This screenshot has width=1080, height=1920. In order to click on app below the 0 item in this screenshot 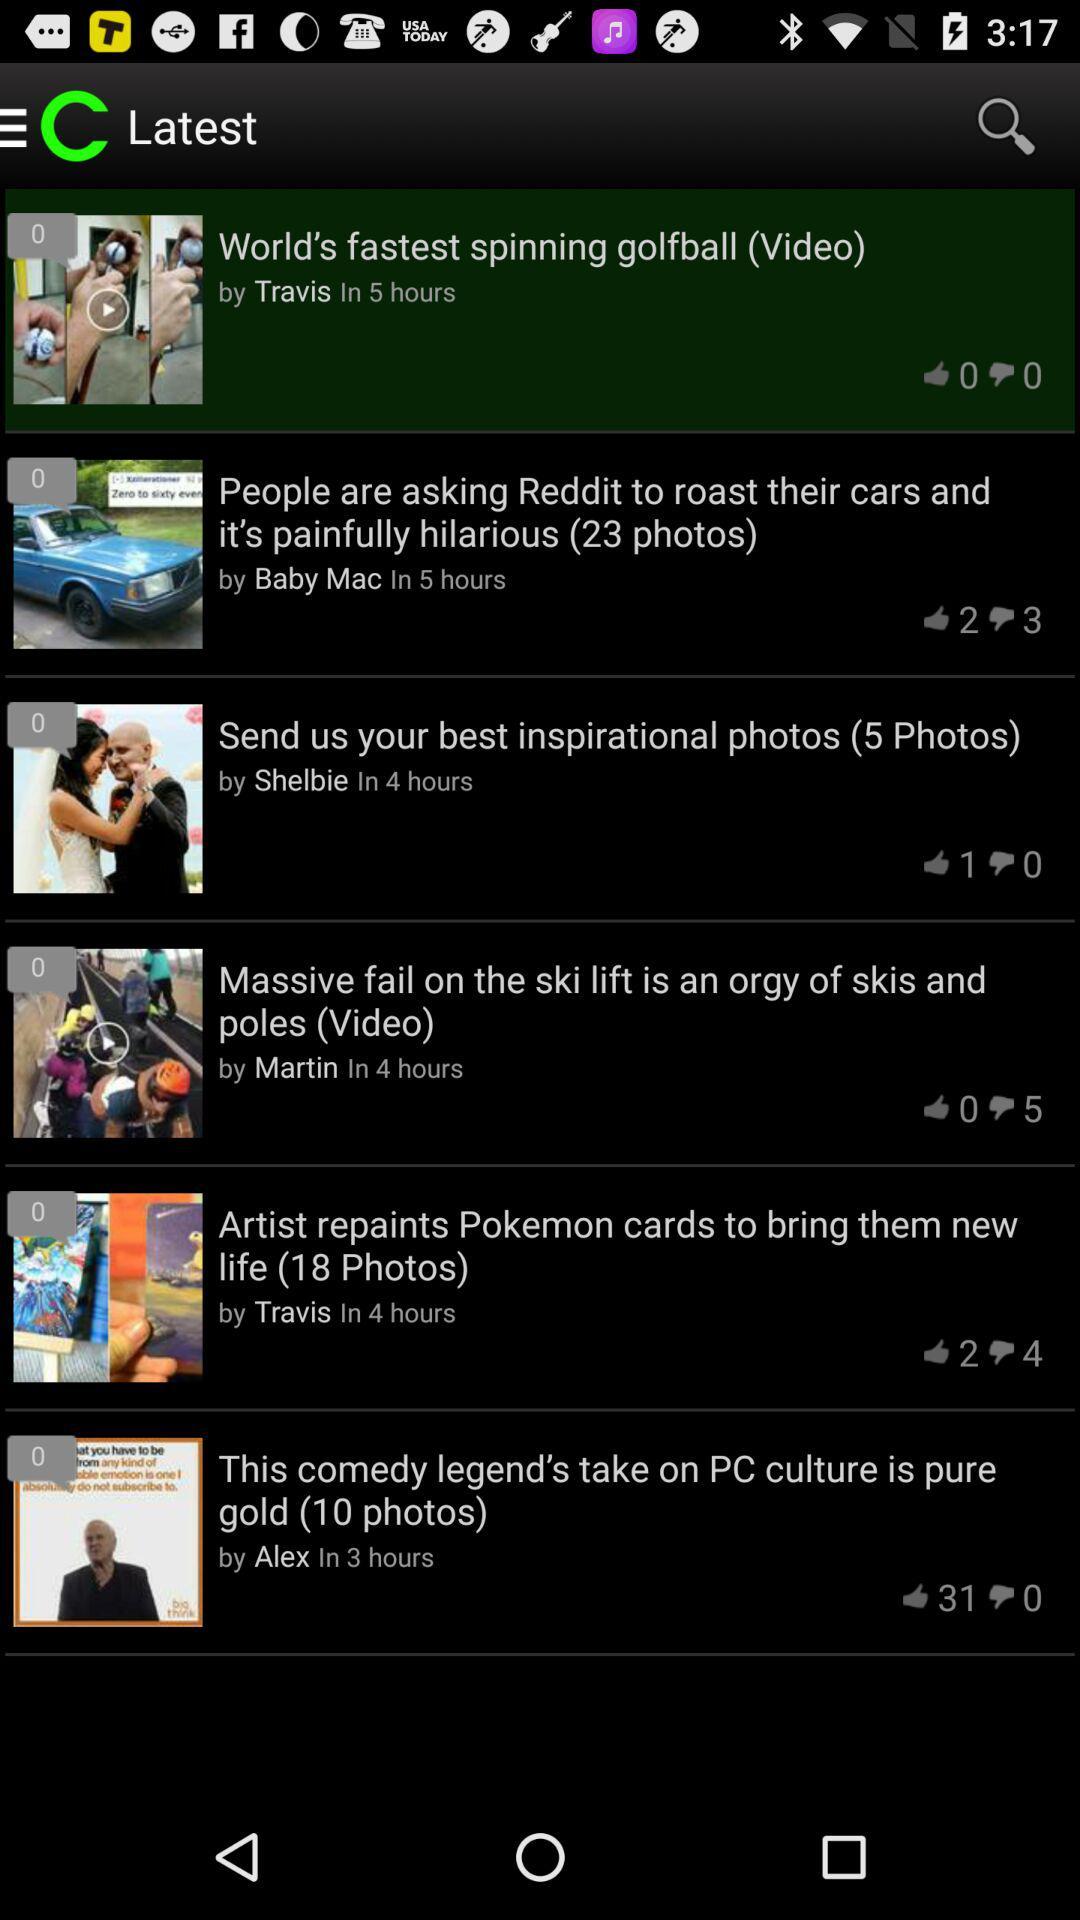, I will do `click(630, 1243)`.